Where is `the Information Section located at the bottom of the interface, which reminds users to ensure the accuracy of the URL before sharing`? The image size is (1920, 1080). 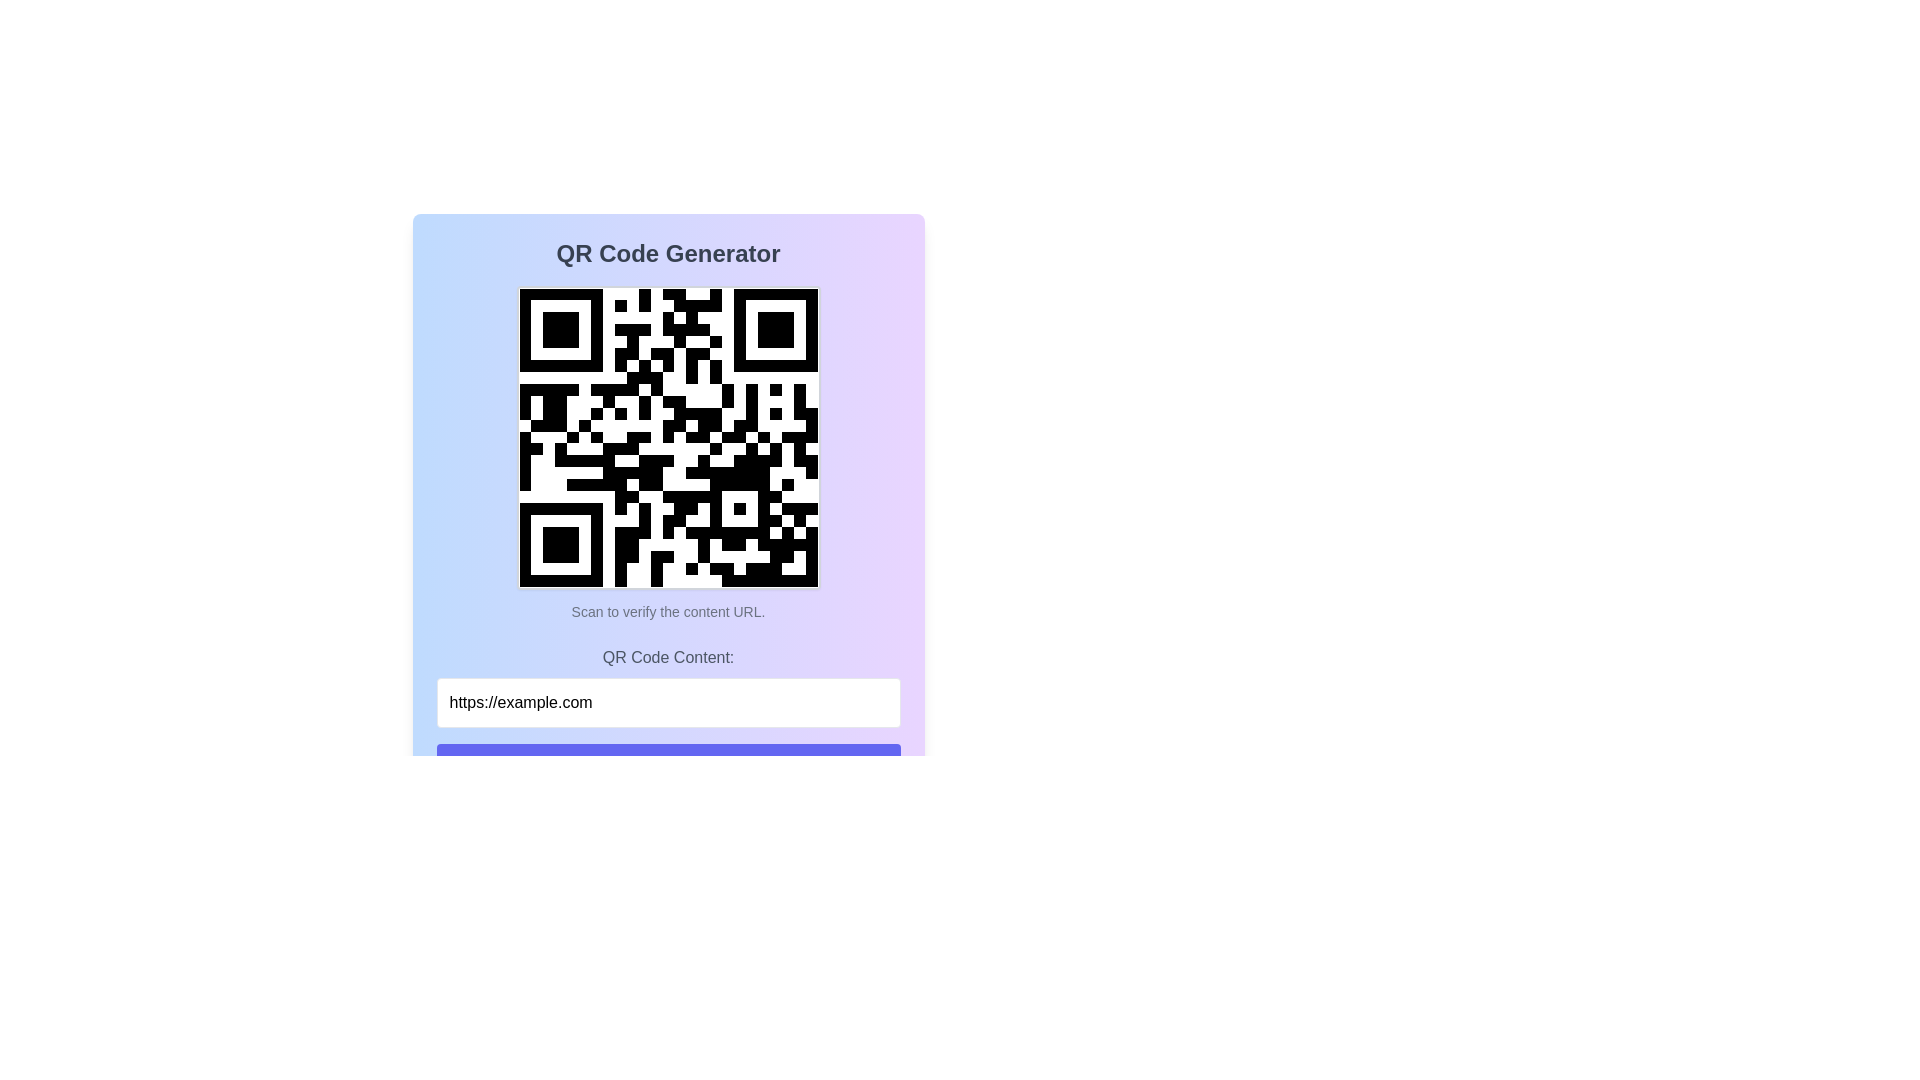 the Information Section located at the bottom of the interface, which reminds users to ensure the accuracy of the URL before sharing is located at coordinates (668, 901).